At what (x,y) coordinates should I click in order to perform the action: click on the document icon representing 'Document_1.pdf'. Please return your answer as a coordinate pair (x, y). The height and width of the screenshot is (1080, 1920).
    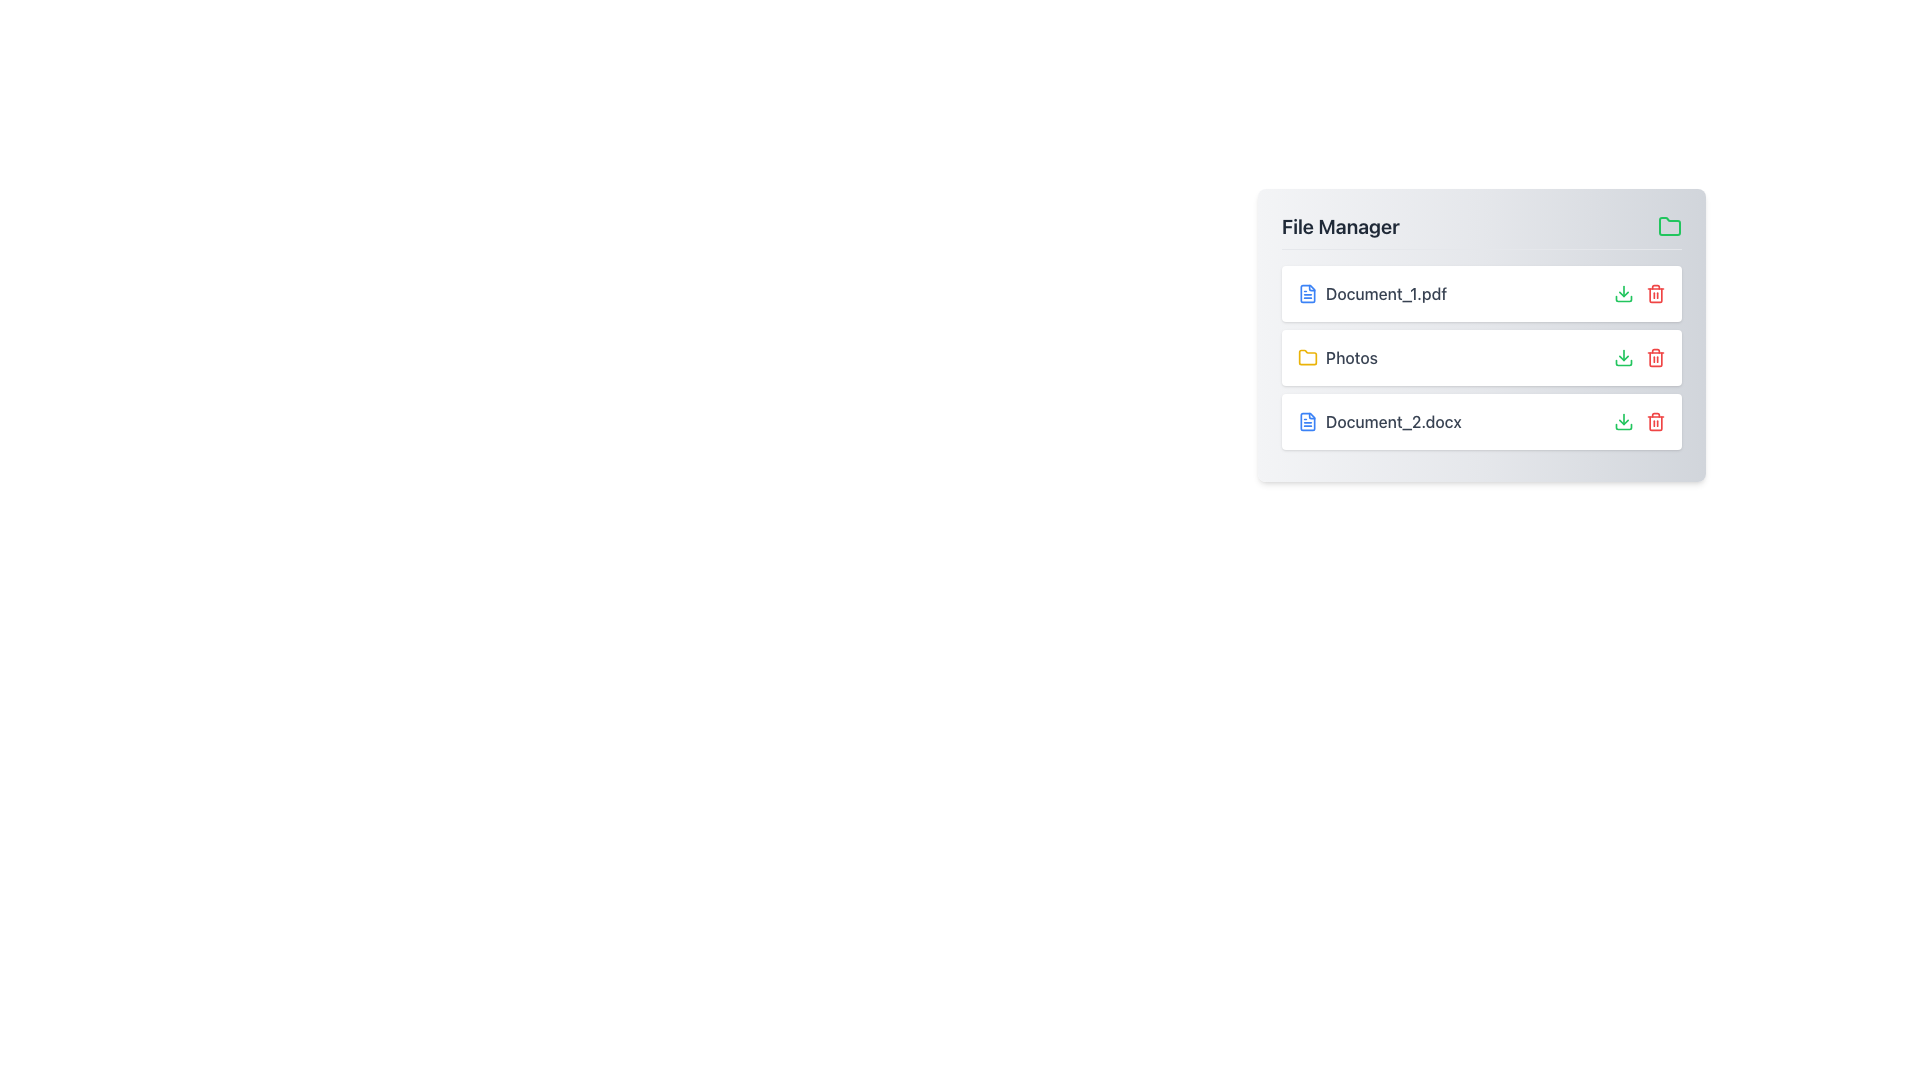
    Looking at the image, I should click on (1308, 293).